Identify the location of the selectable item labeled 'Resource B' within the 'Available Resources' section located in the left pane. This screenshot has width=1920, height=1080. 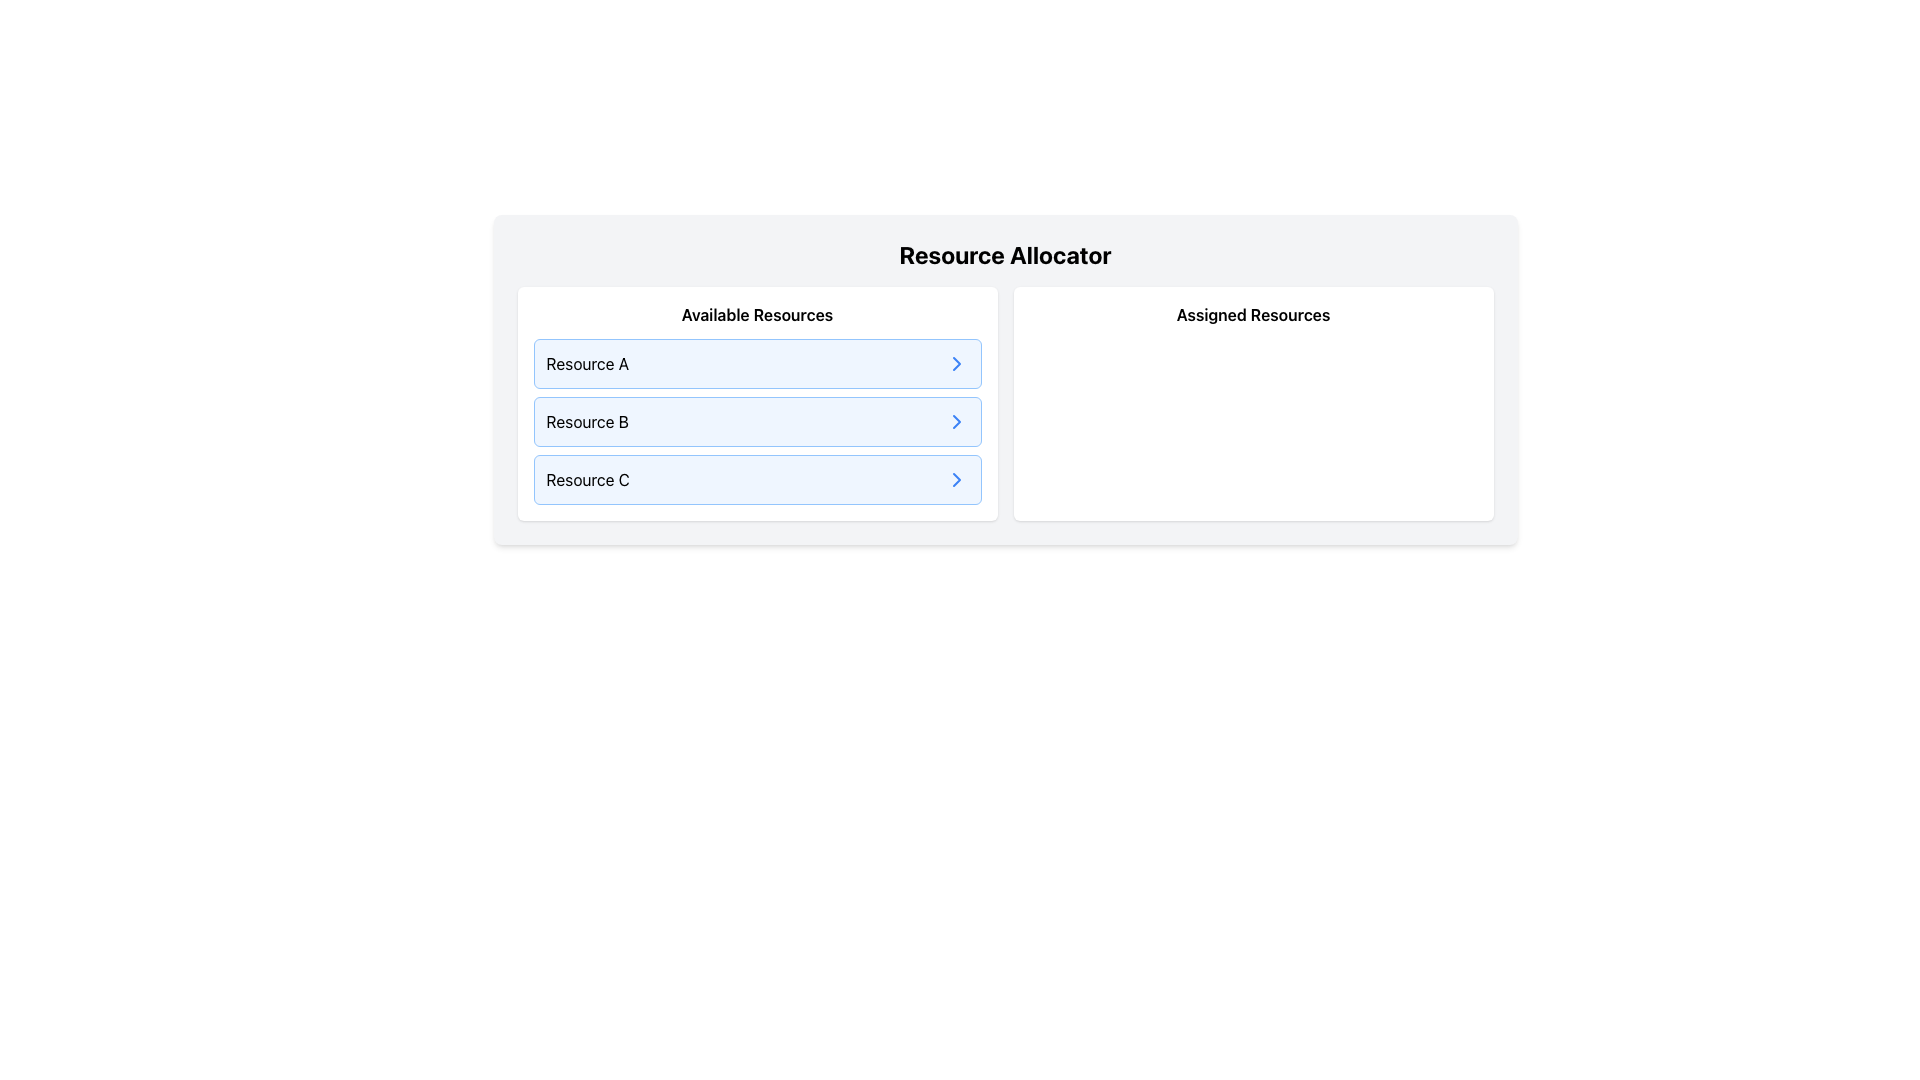
(756, 420).